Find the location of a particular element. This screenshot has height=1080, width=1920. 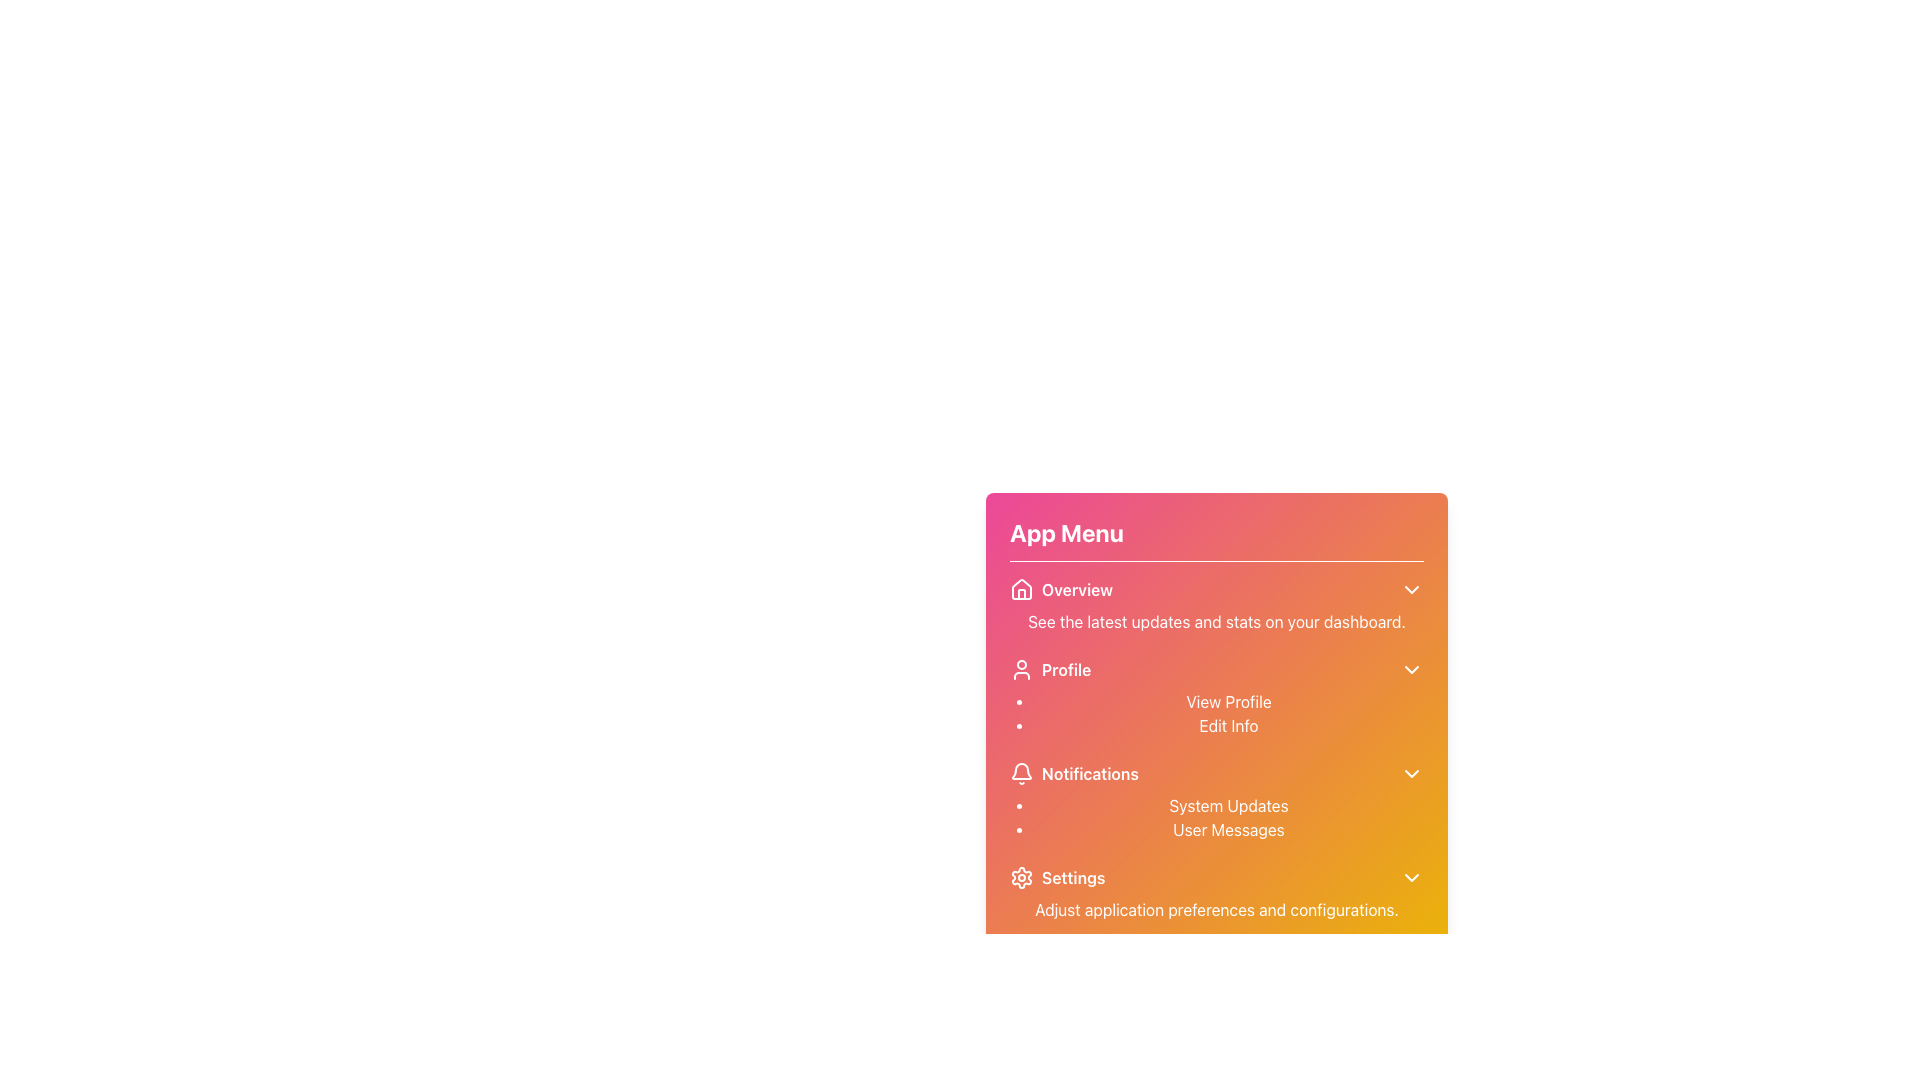

the Text Label indicating the profile options section of the menu, which is positioned to the right of a user icon within the 'App Menu' section is located at coordinates (1065, 670).